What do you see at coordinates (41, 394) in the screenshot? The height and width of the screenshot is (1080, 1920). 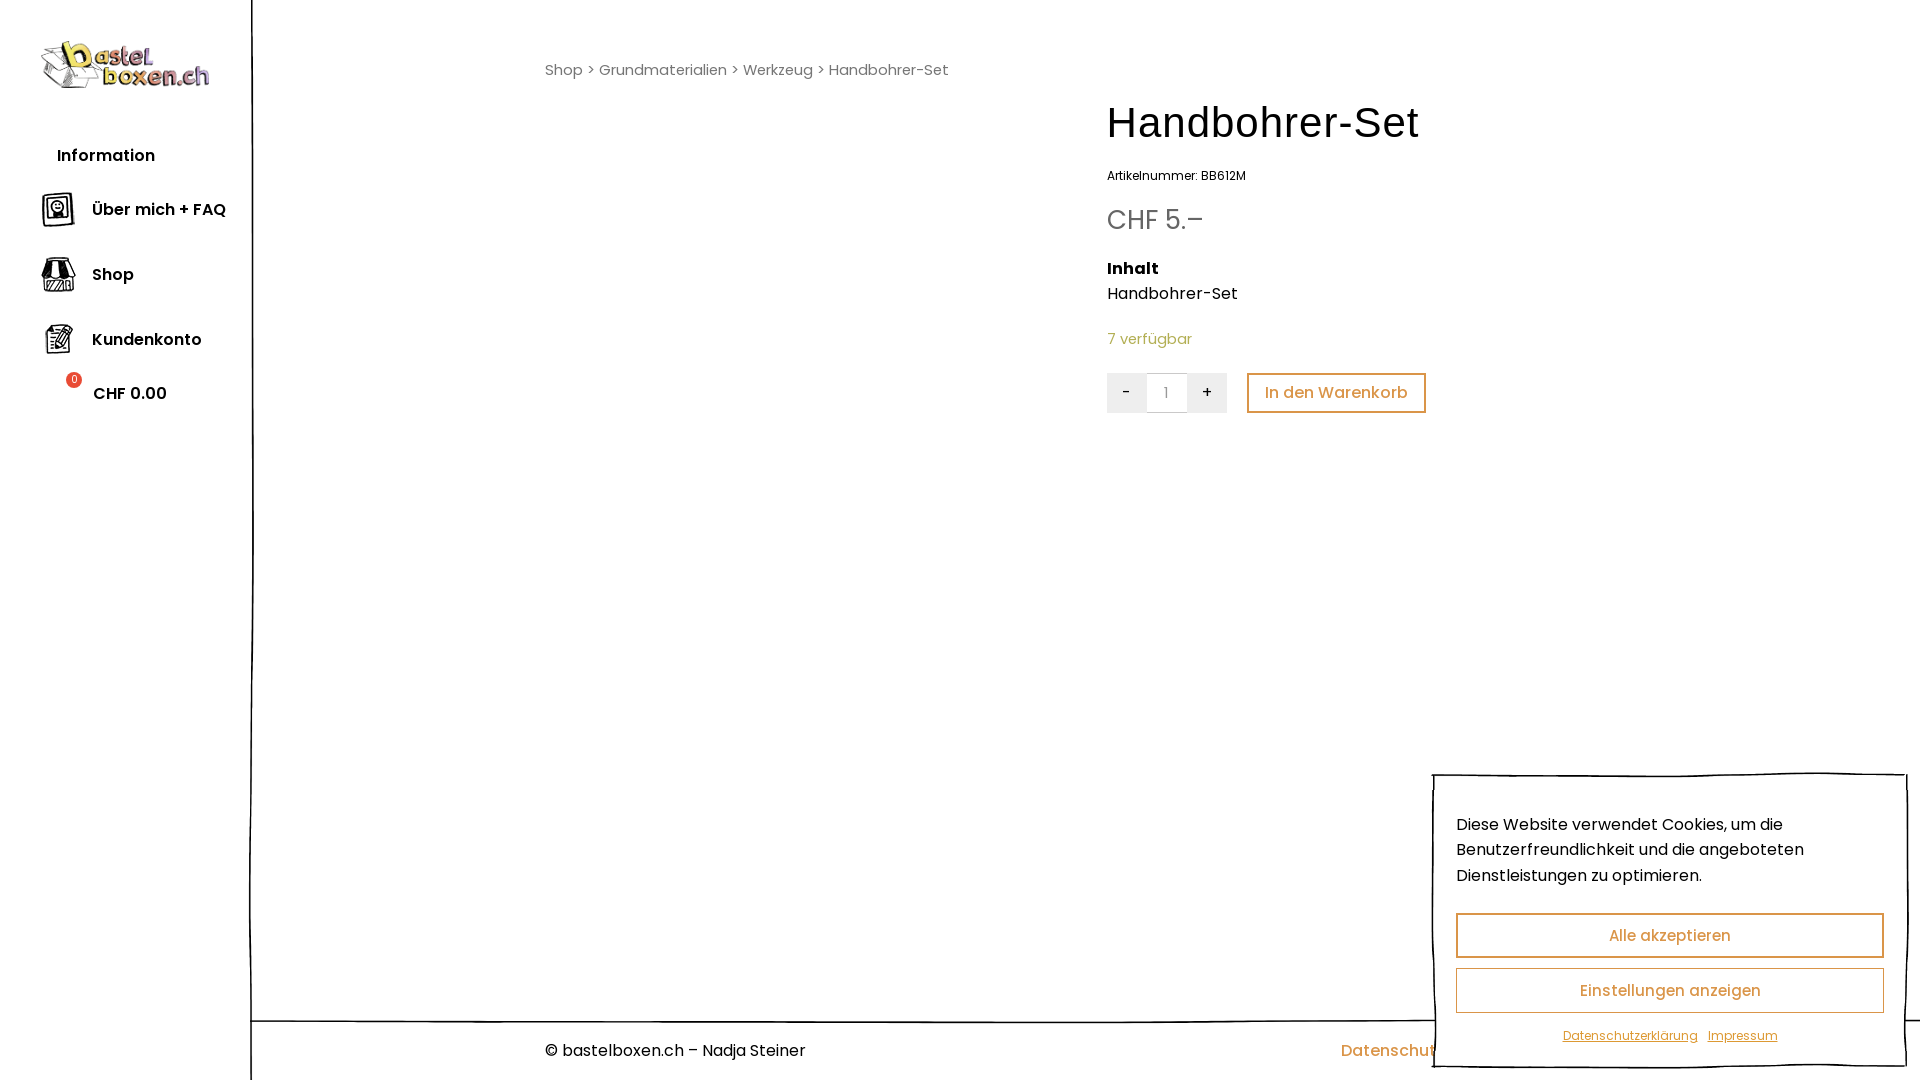 I see `'CHF 0.00'` at bounding box center [41, 394].